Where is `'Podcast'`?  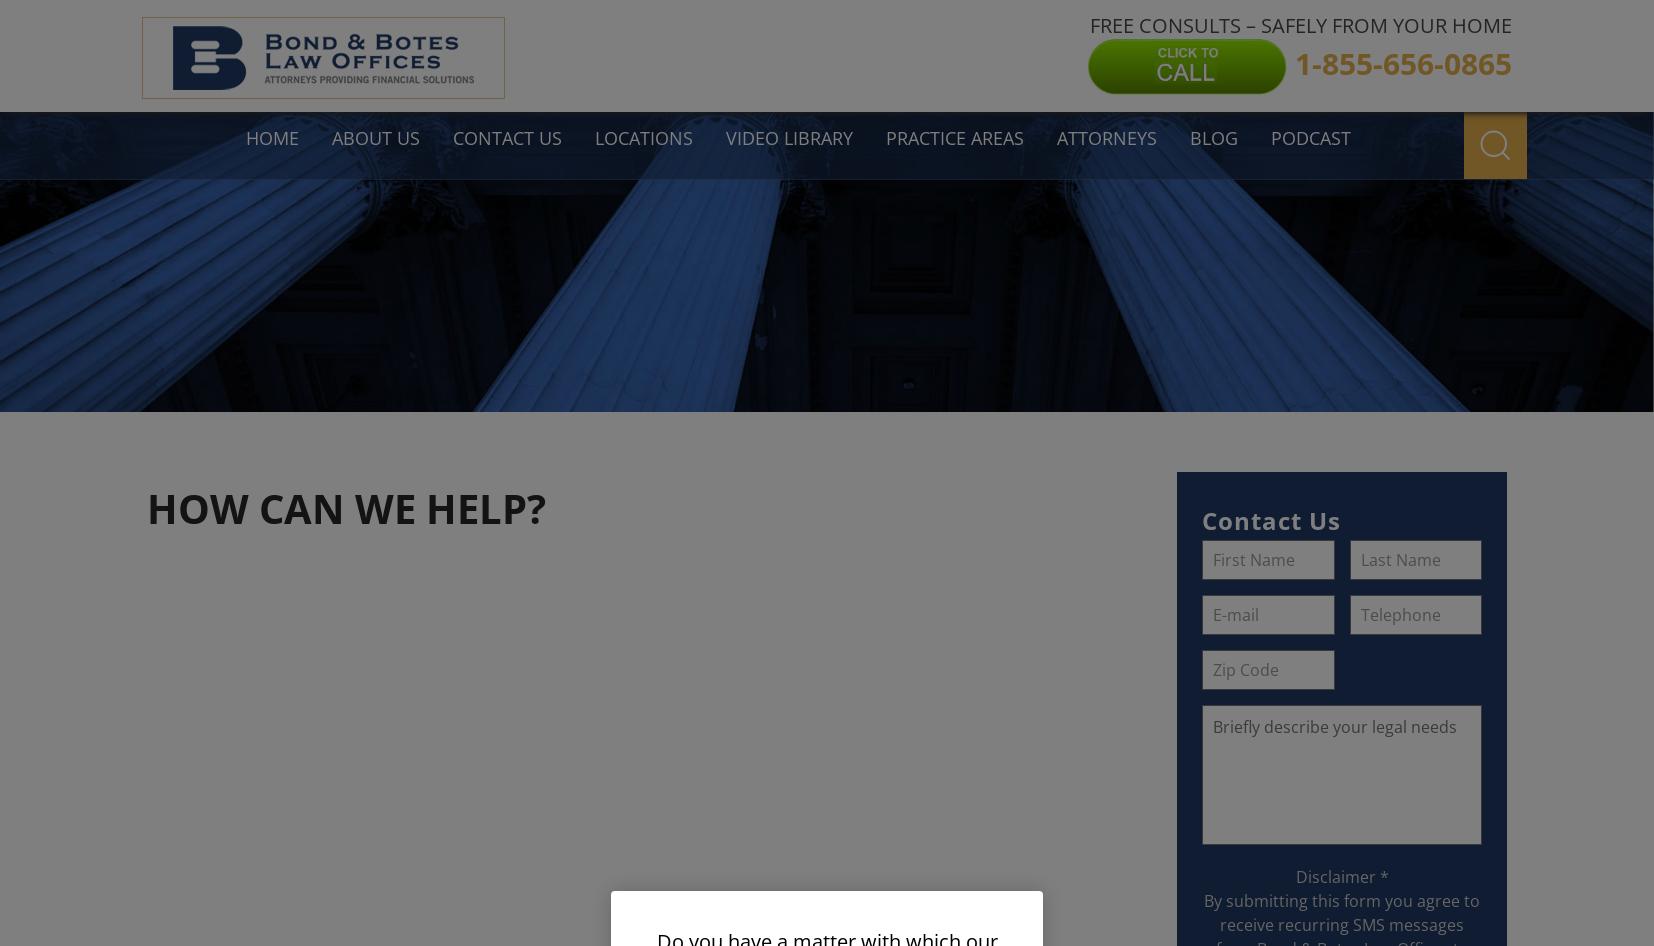
'Podcast' is located at coordinates (1269, 137).